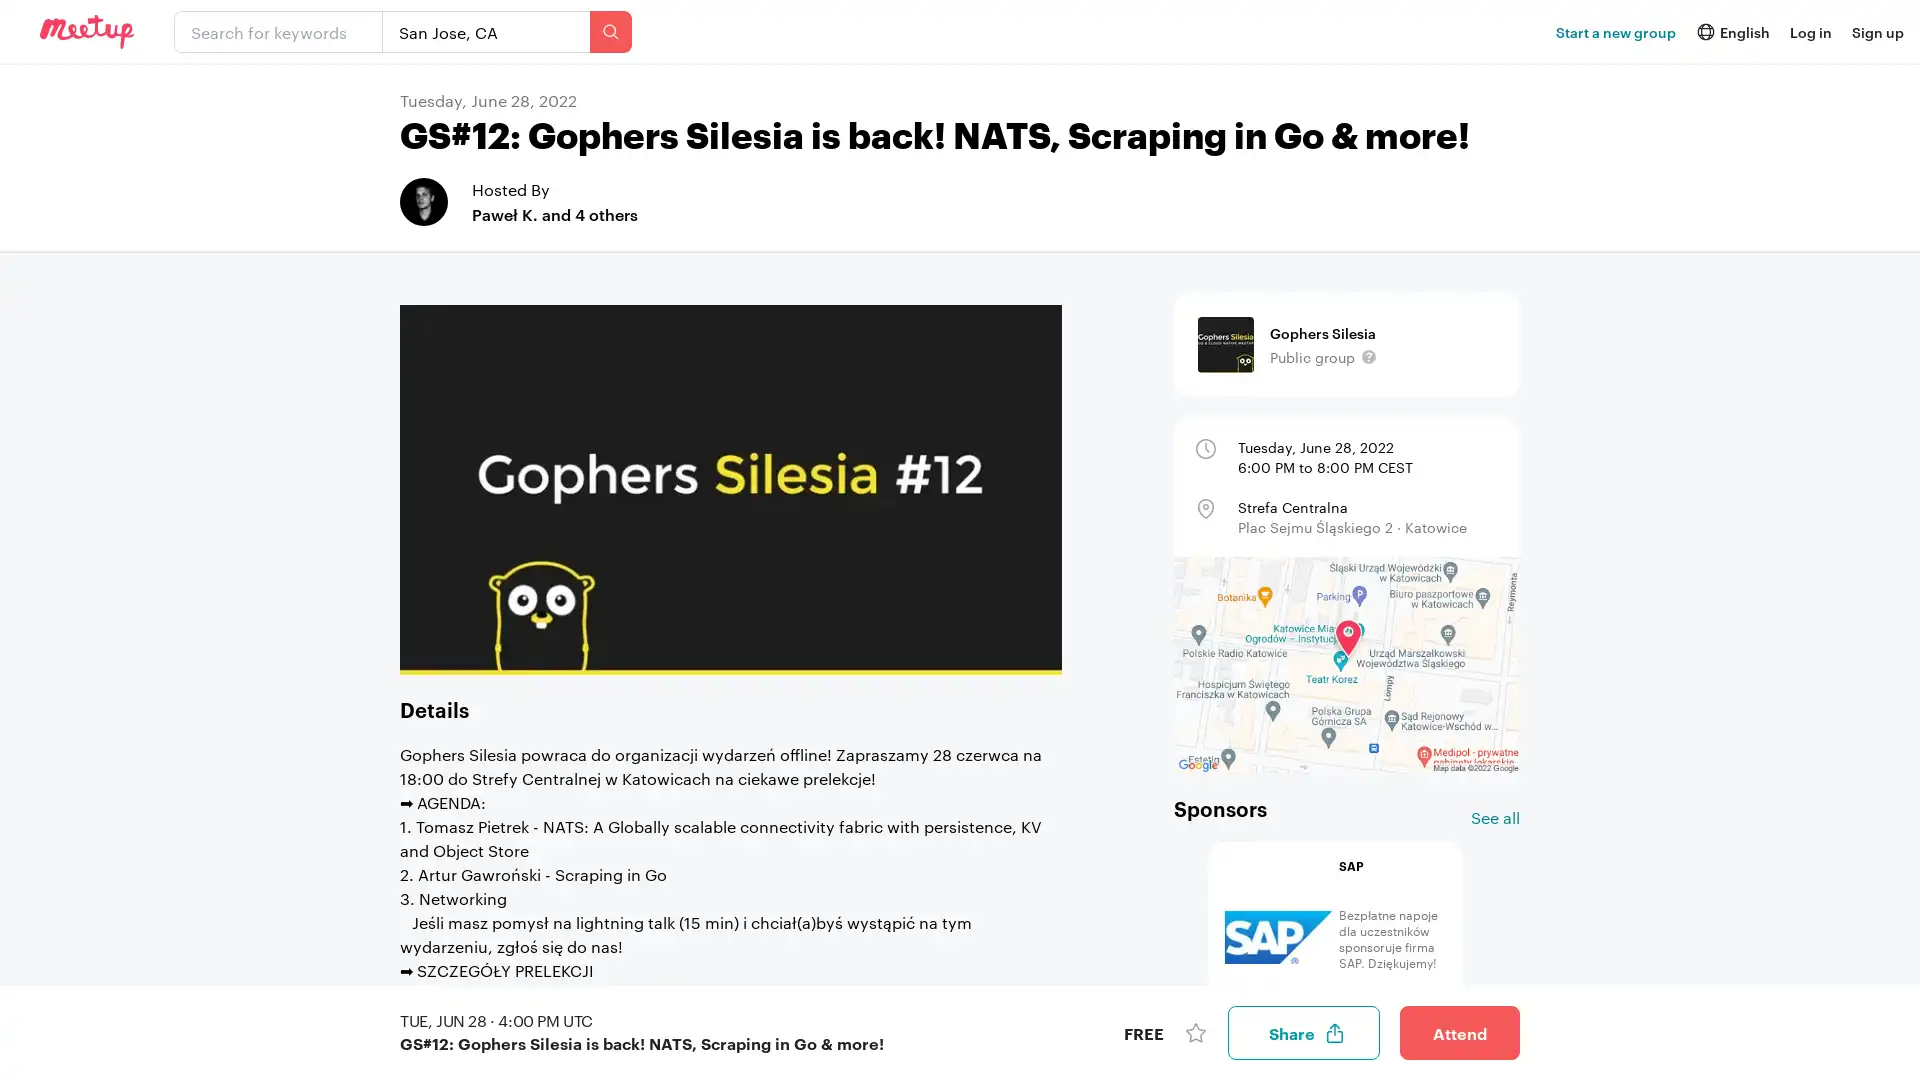  I want to click on Share event, so click(1304, 1033).